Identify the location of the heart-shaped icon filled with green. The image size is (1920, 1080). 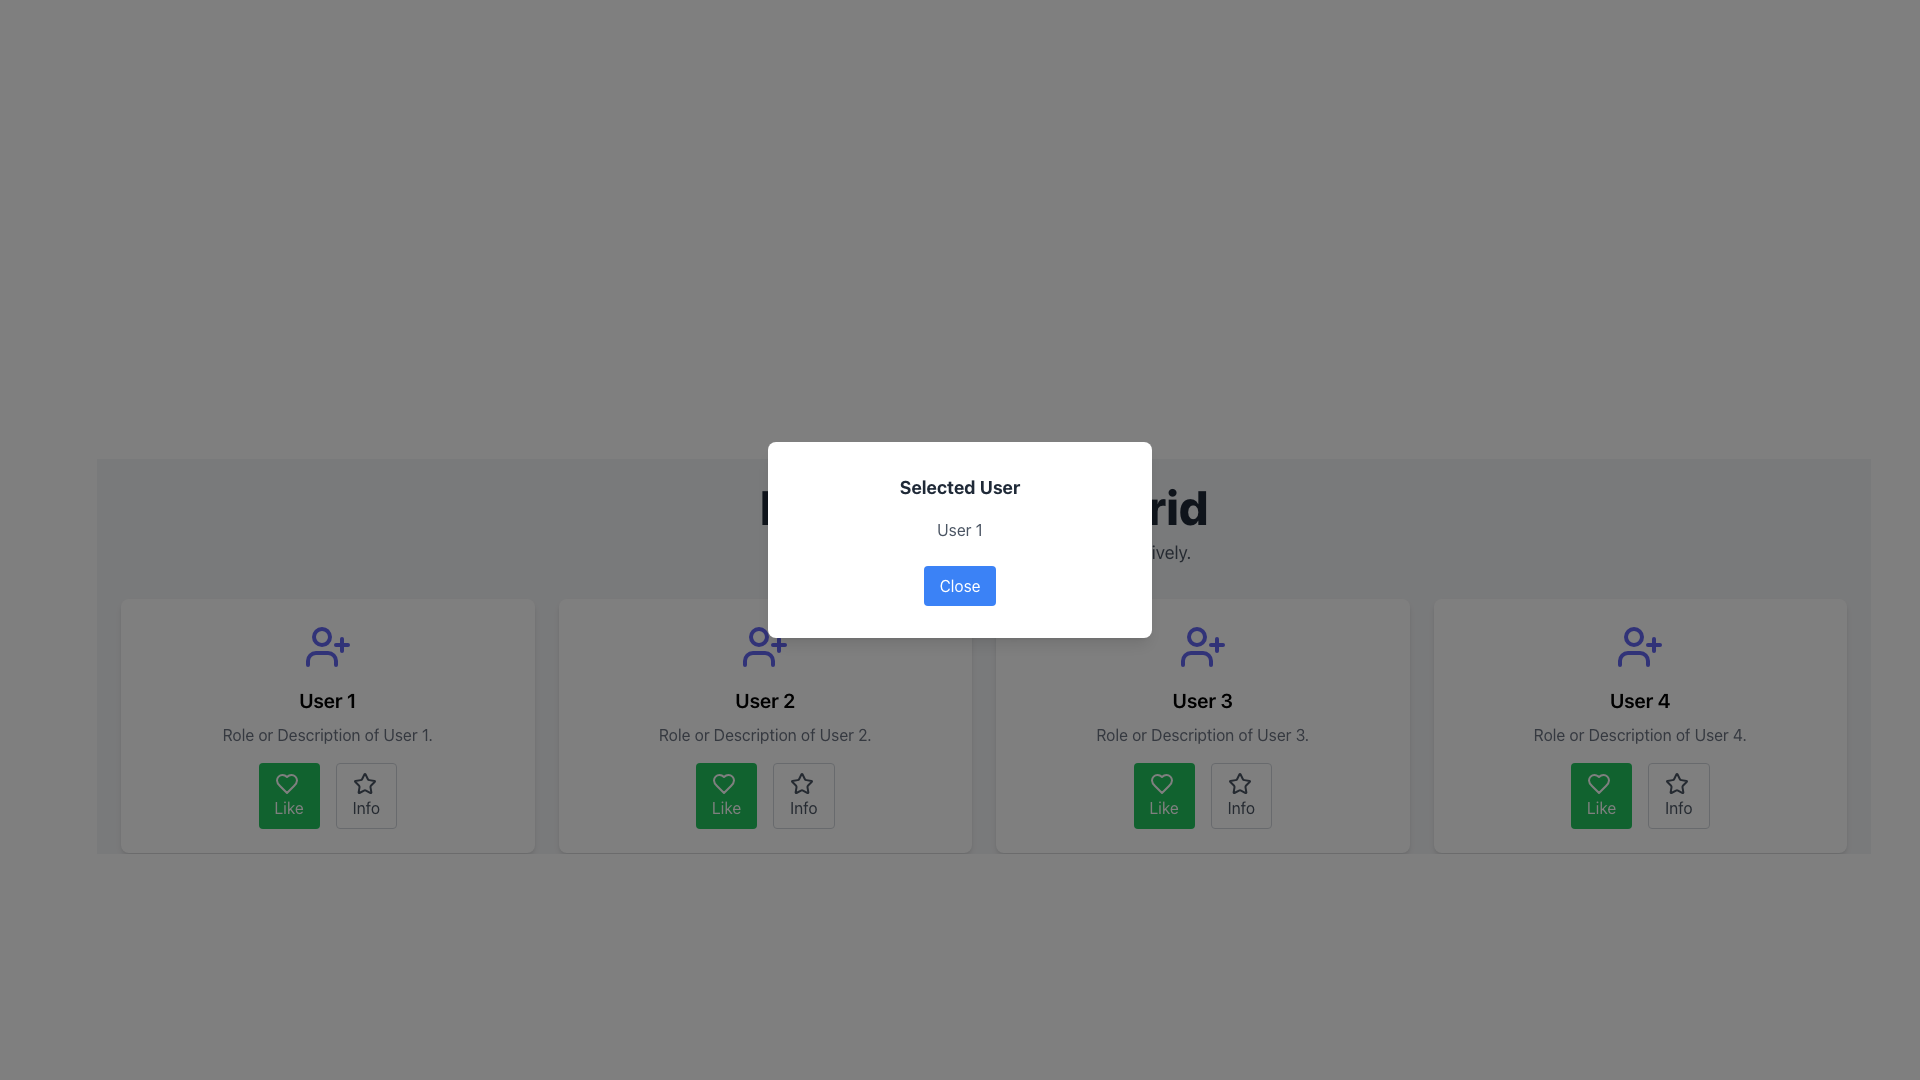
(285, 782).